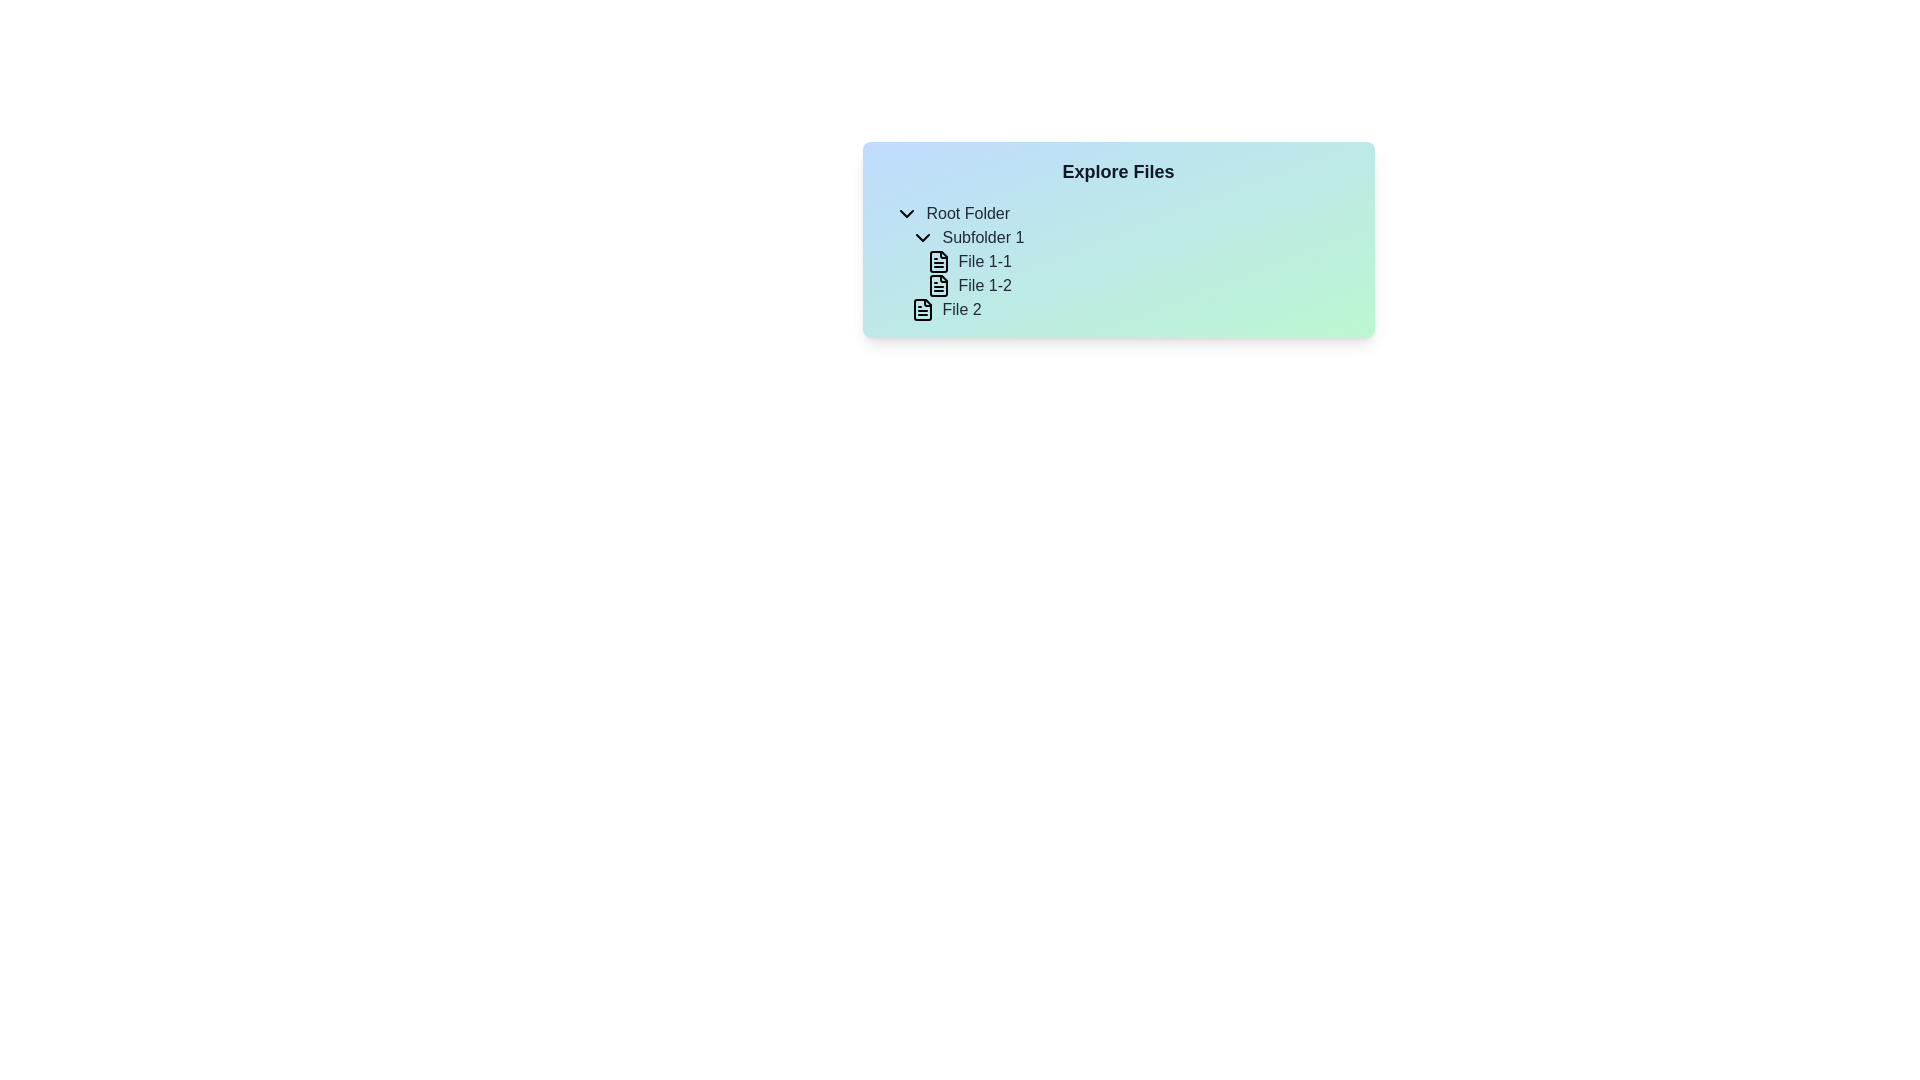 Image resolution: width=1920 pixels, height=1080 pixels. What do you see at coordinates (968, 213) in the screenshot?
I see `the text label indicating the root directory in the file explorer` at bounding box center [968, 213].